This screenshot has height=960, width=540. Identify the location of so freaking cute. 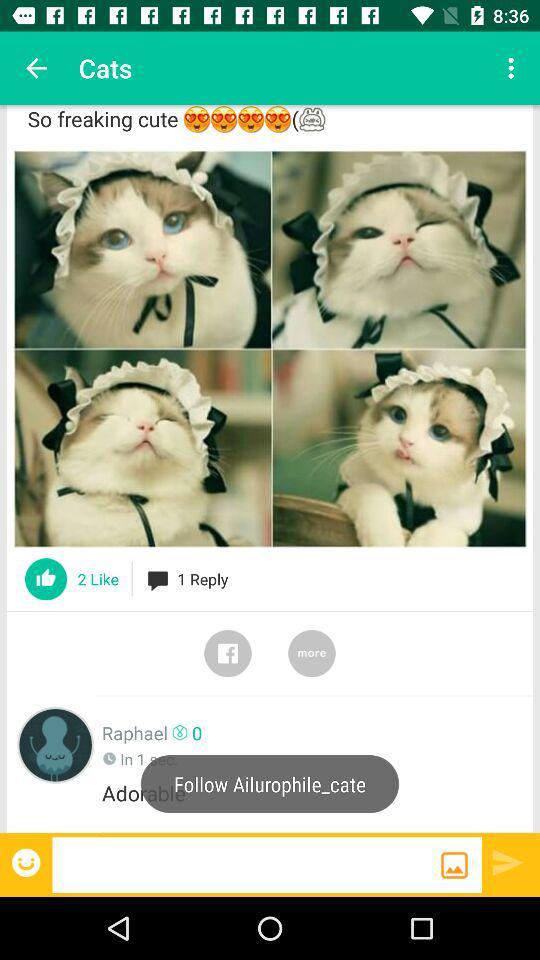
(270, 123).